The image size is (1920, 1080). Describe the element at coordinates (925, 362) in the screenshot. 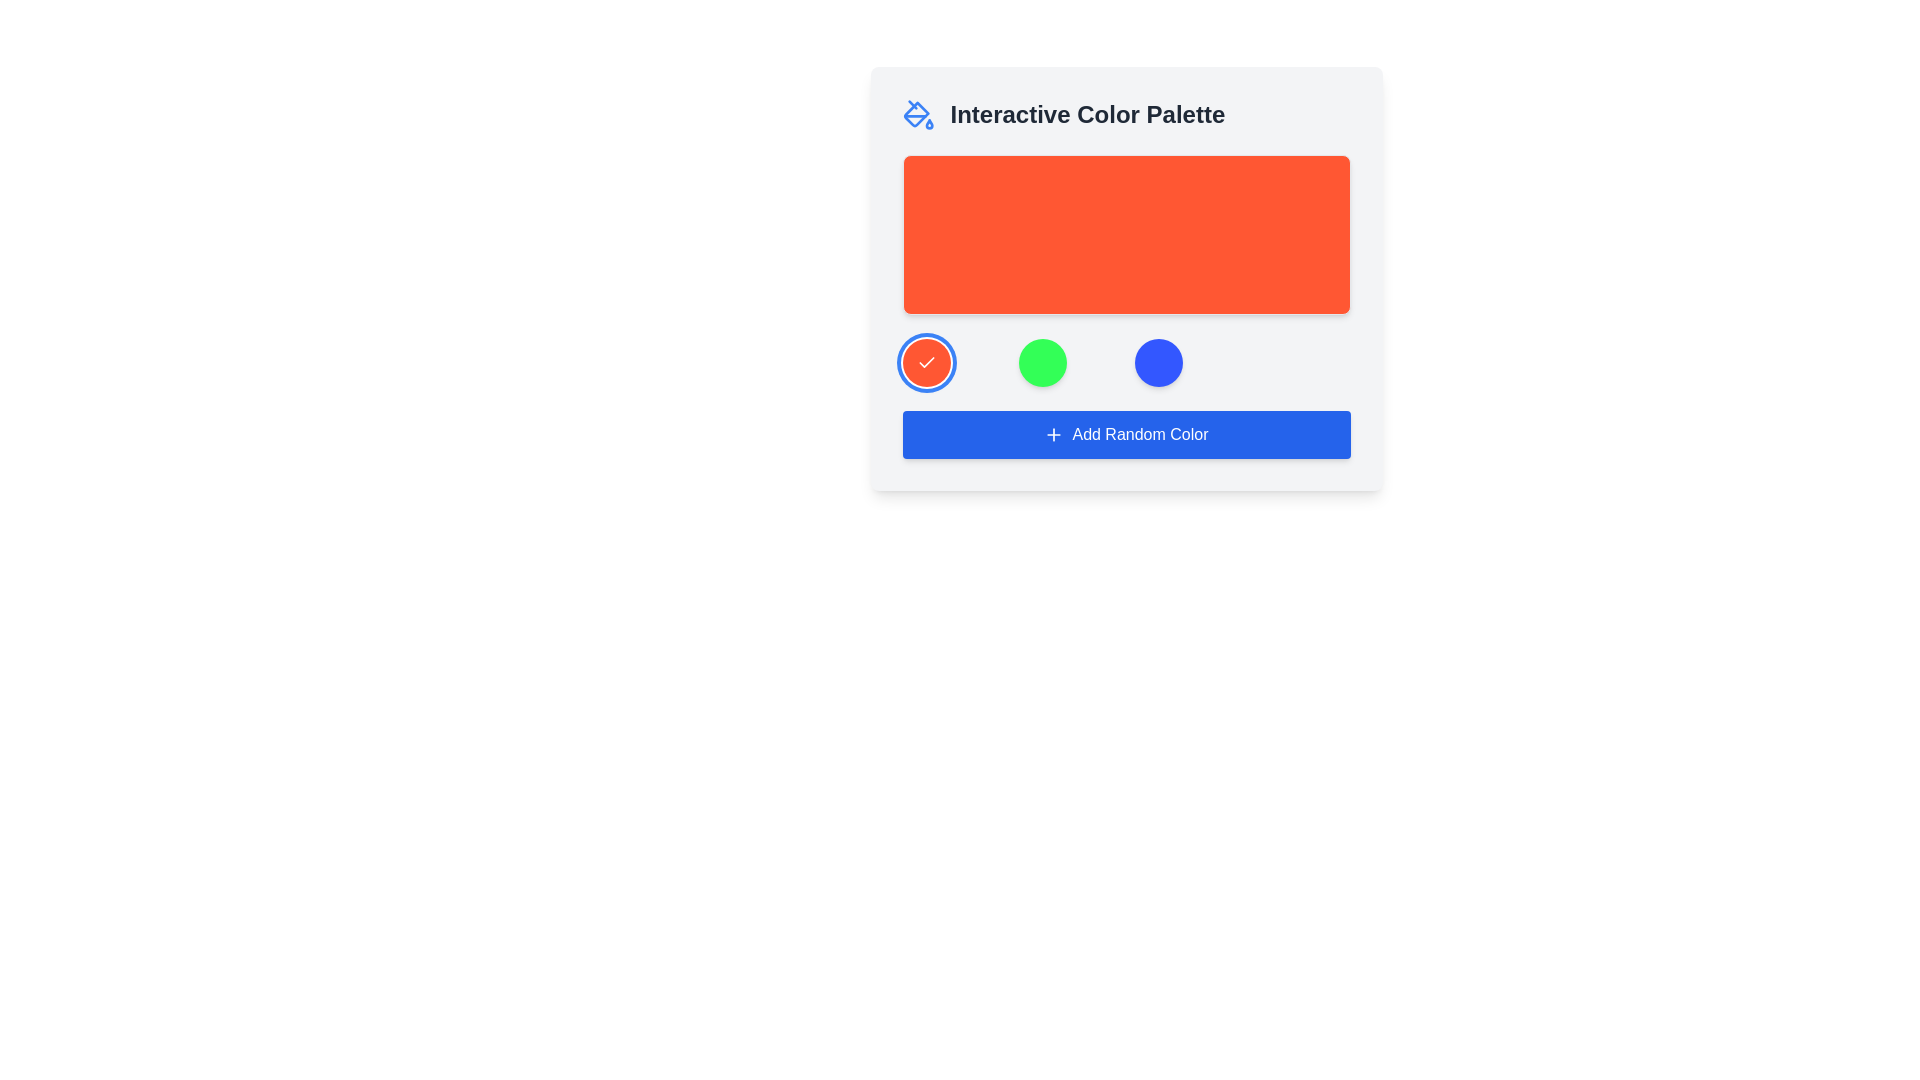

I see `the circular button with a bright orange background and a white checkmark icon` at that location.